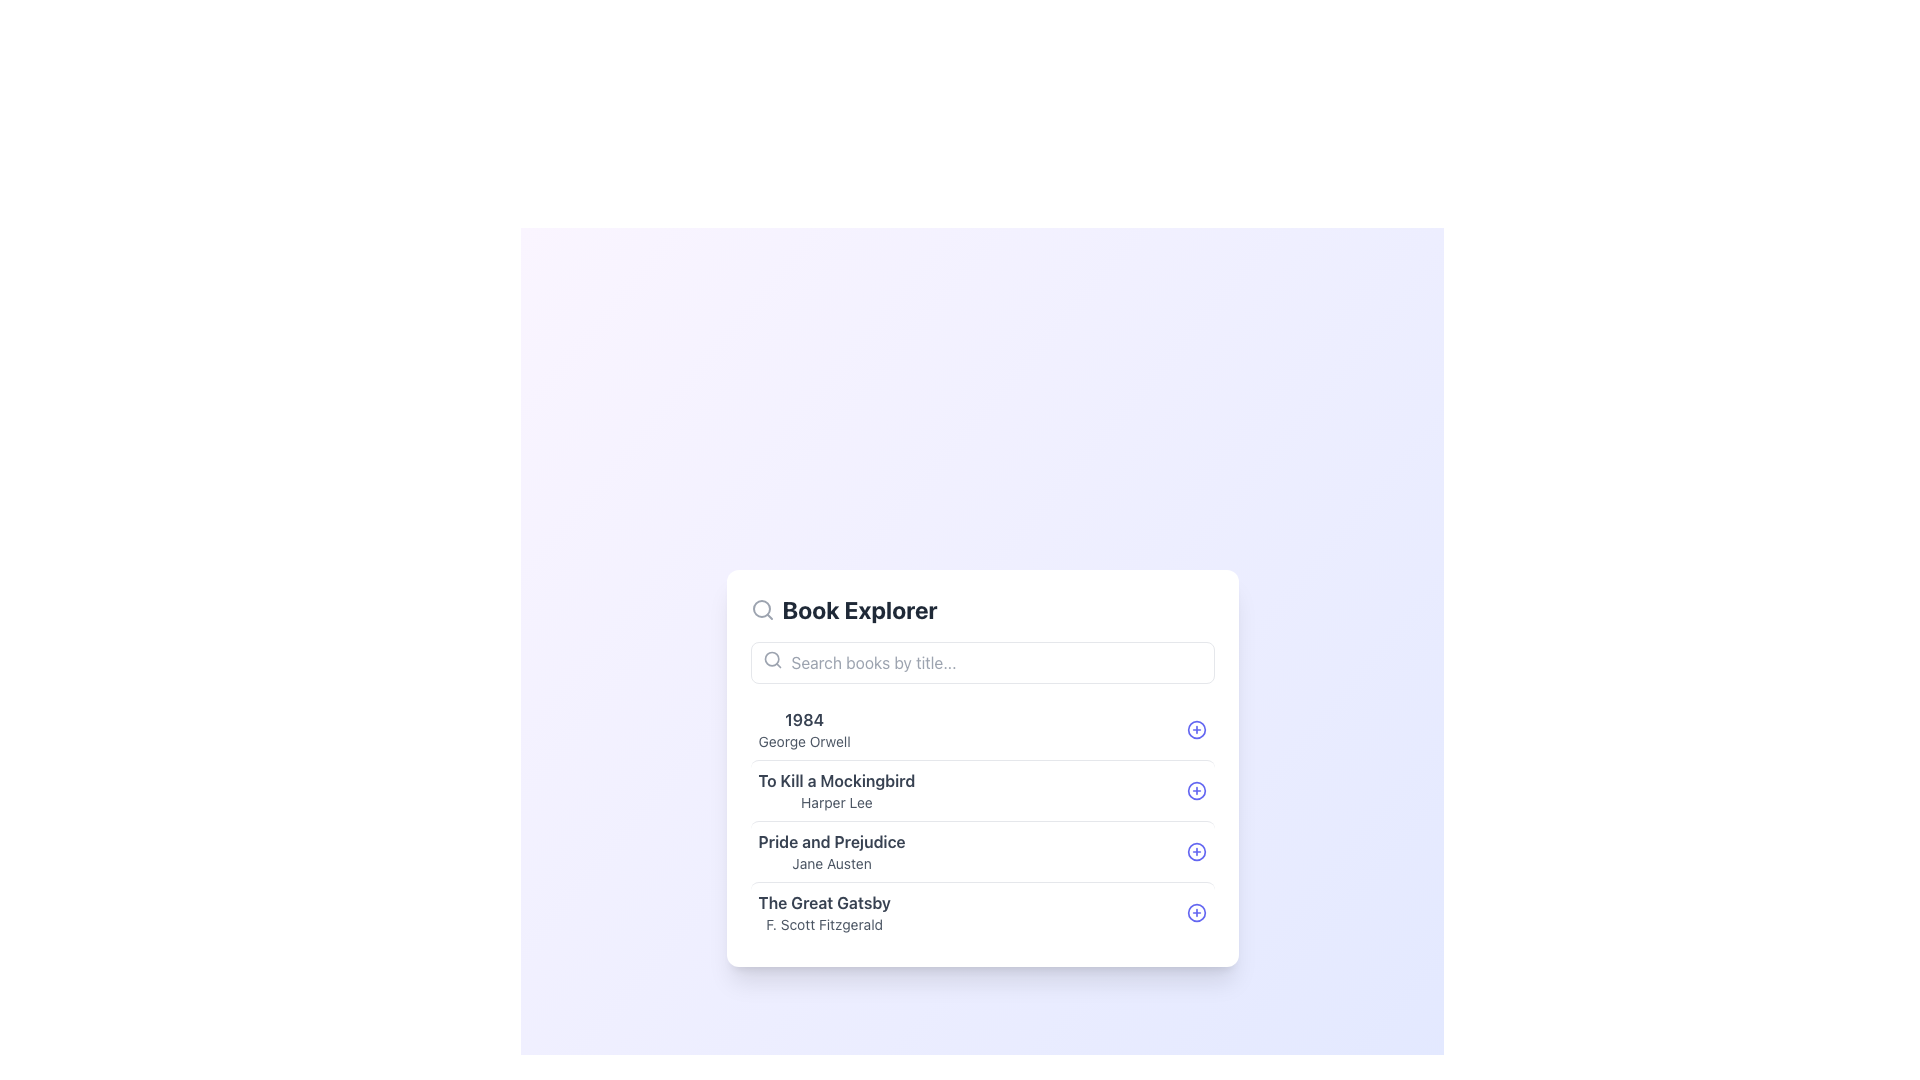 The width and height of the screenshot is (1920, 1080). What do you see at coordinates (1196, 912) in the screenshot?
I see `the icon button for adding 'The Great Gatsby' to a list` at bounding box center [1196, 912].